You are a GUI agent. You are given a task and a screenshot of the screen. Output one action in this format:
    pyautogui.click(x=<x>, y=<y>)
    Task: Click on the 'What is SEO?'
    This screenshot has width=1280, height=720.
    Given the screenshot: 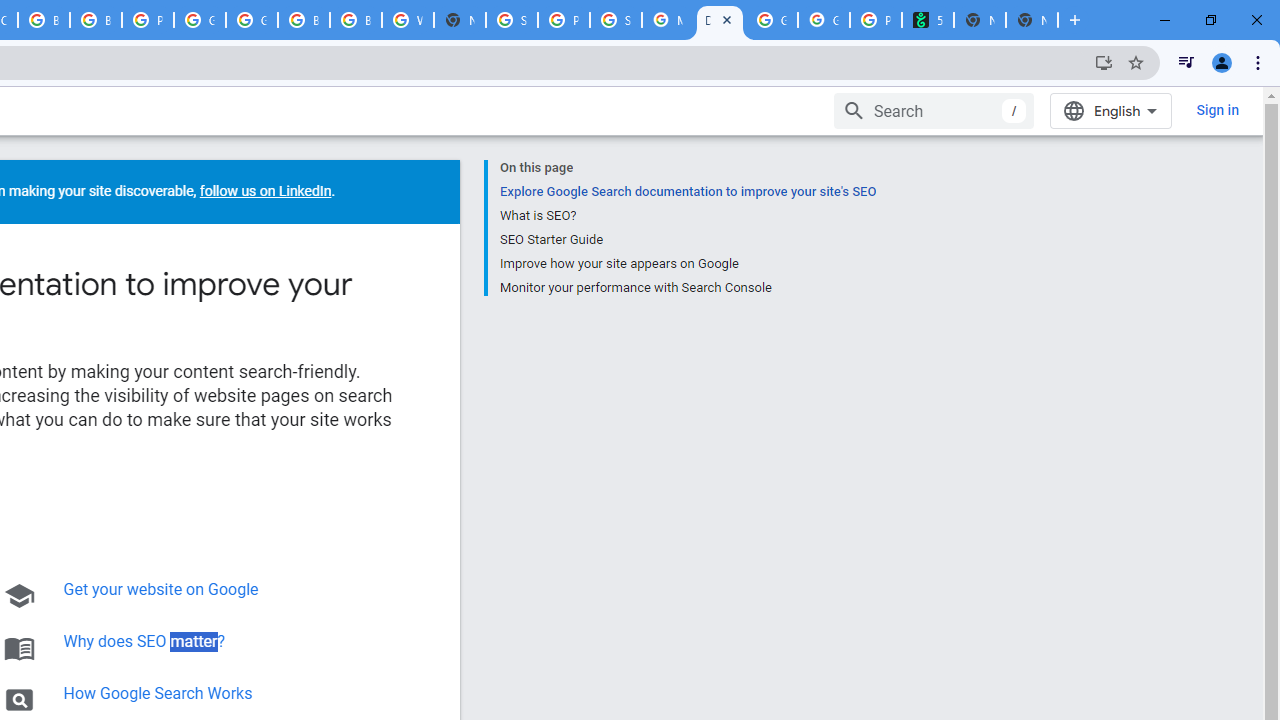 What is the action you would take?
    pyautogui.click(x=687, y=216)
    